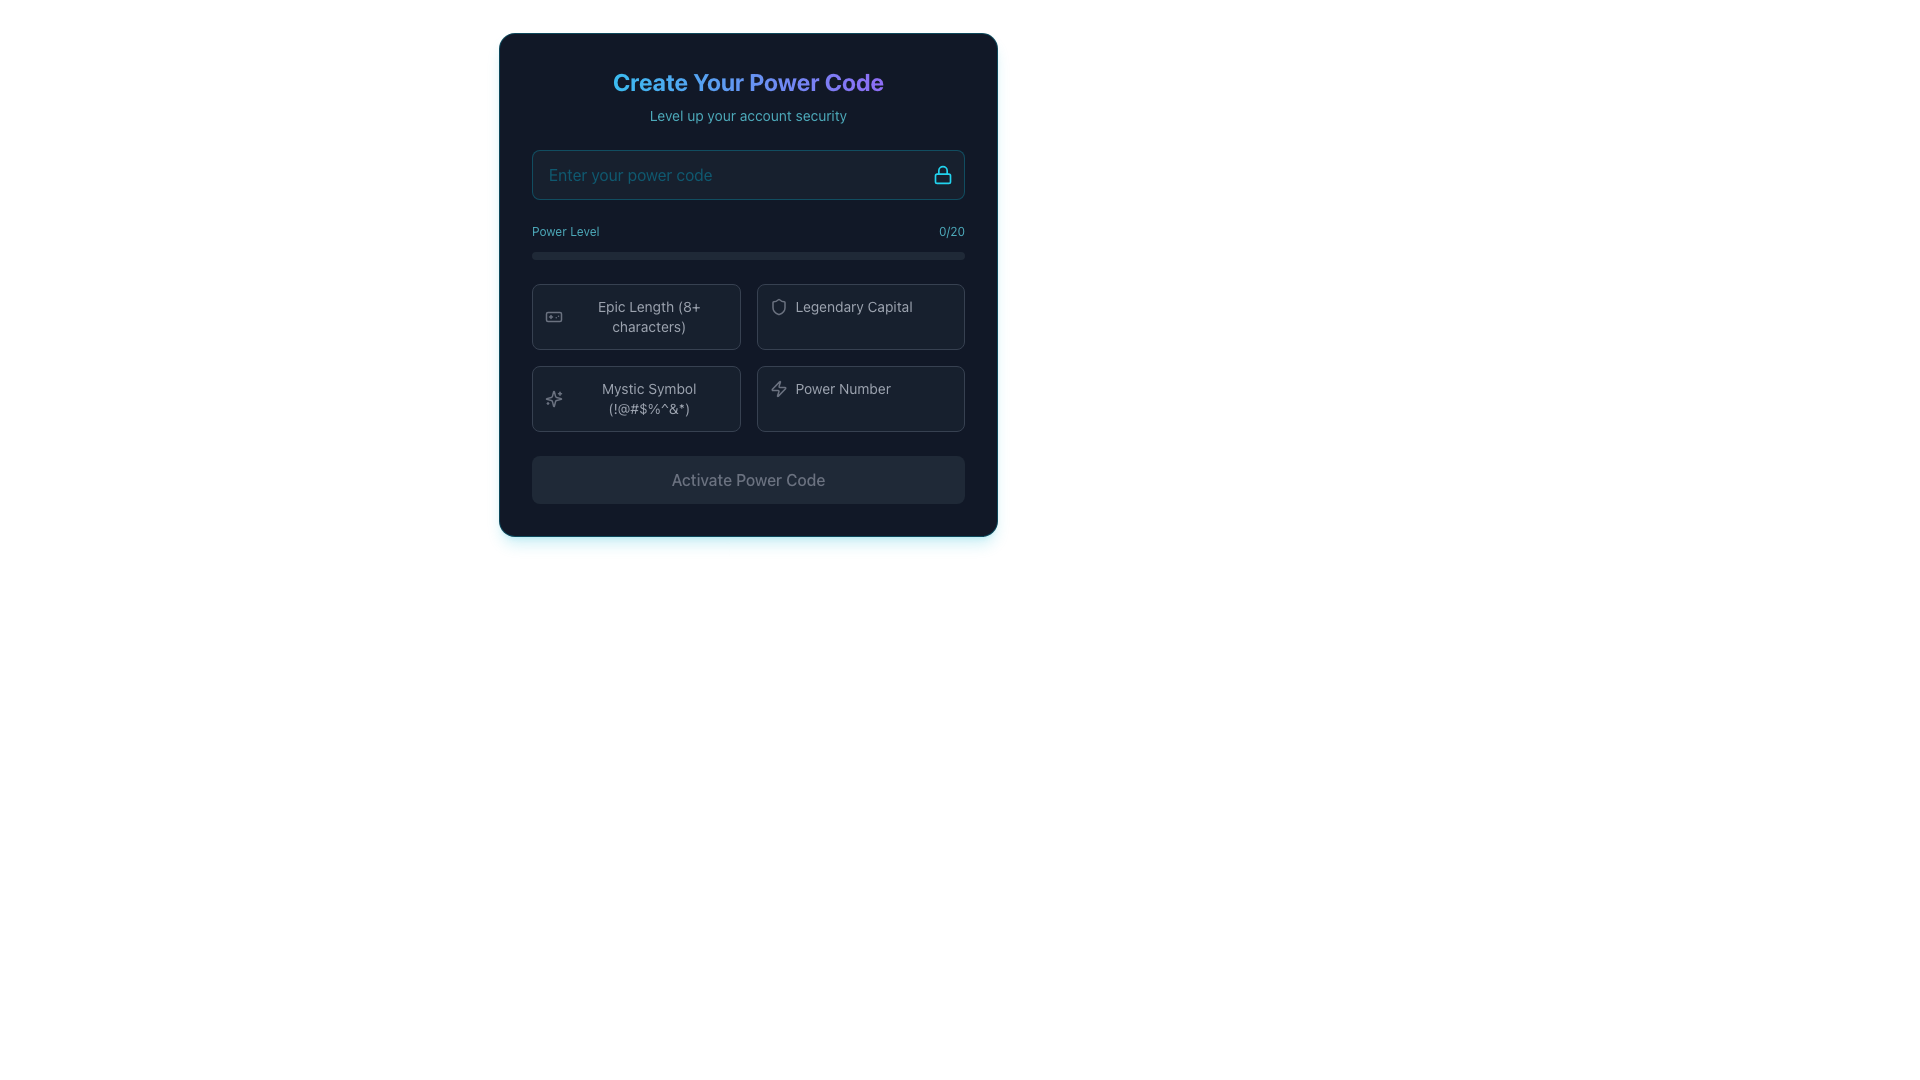  What do you see at coordinates (635, 398) in the screenshot?
I see `the selectable card labeled 'Mystic Symbol (!@#$%^&*)' with a dark background and rounded corners, positioned in the second row, first column of the grid` at bounding box center [635, 398].